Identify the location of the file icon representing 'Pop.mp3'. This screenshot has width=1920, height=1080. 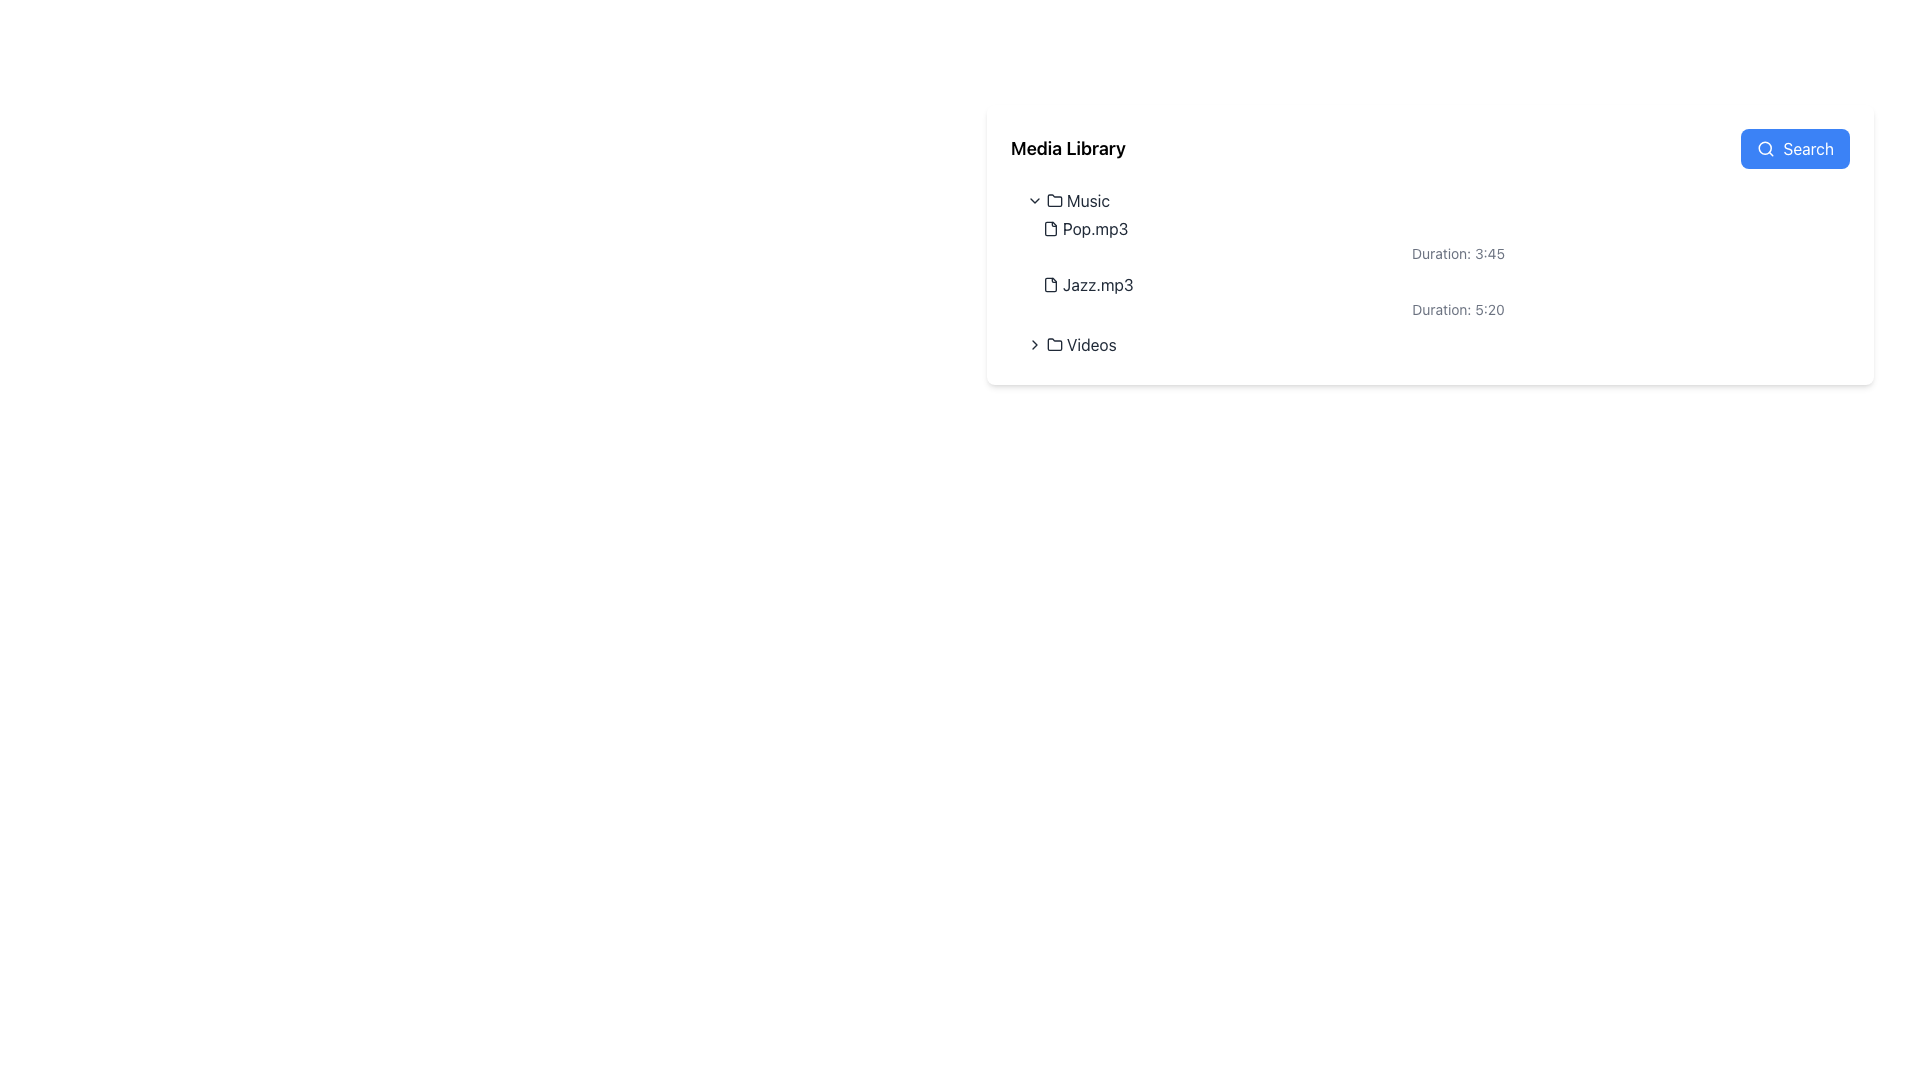
(1050, 227).